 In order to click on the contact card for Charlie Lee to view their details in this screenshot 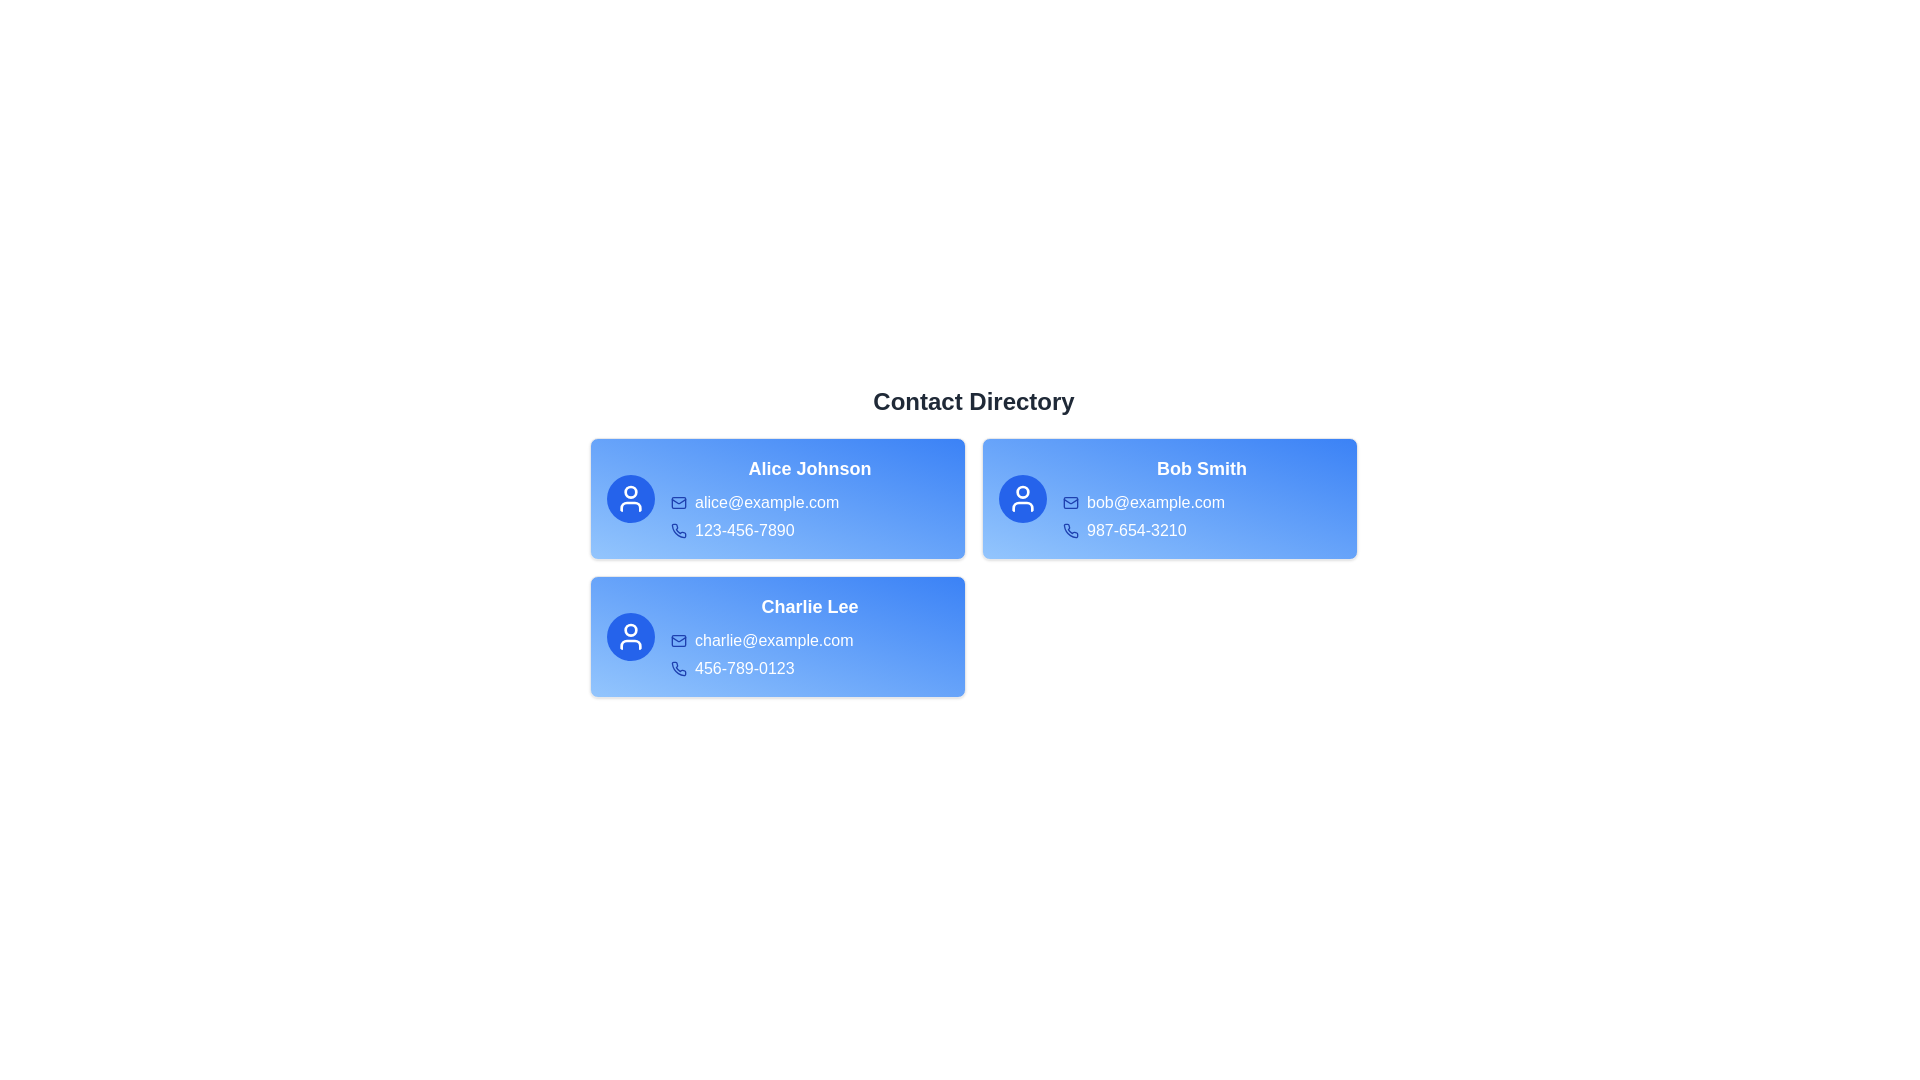, I will do `click(776, 636)`.